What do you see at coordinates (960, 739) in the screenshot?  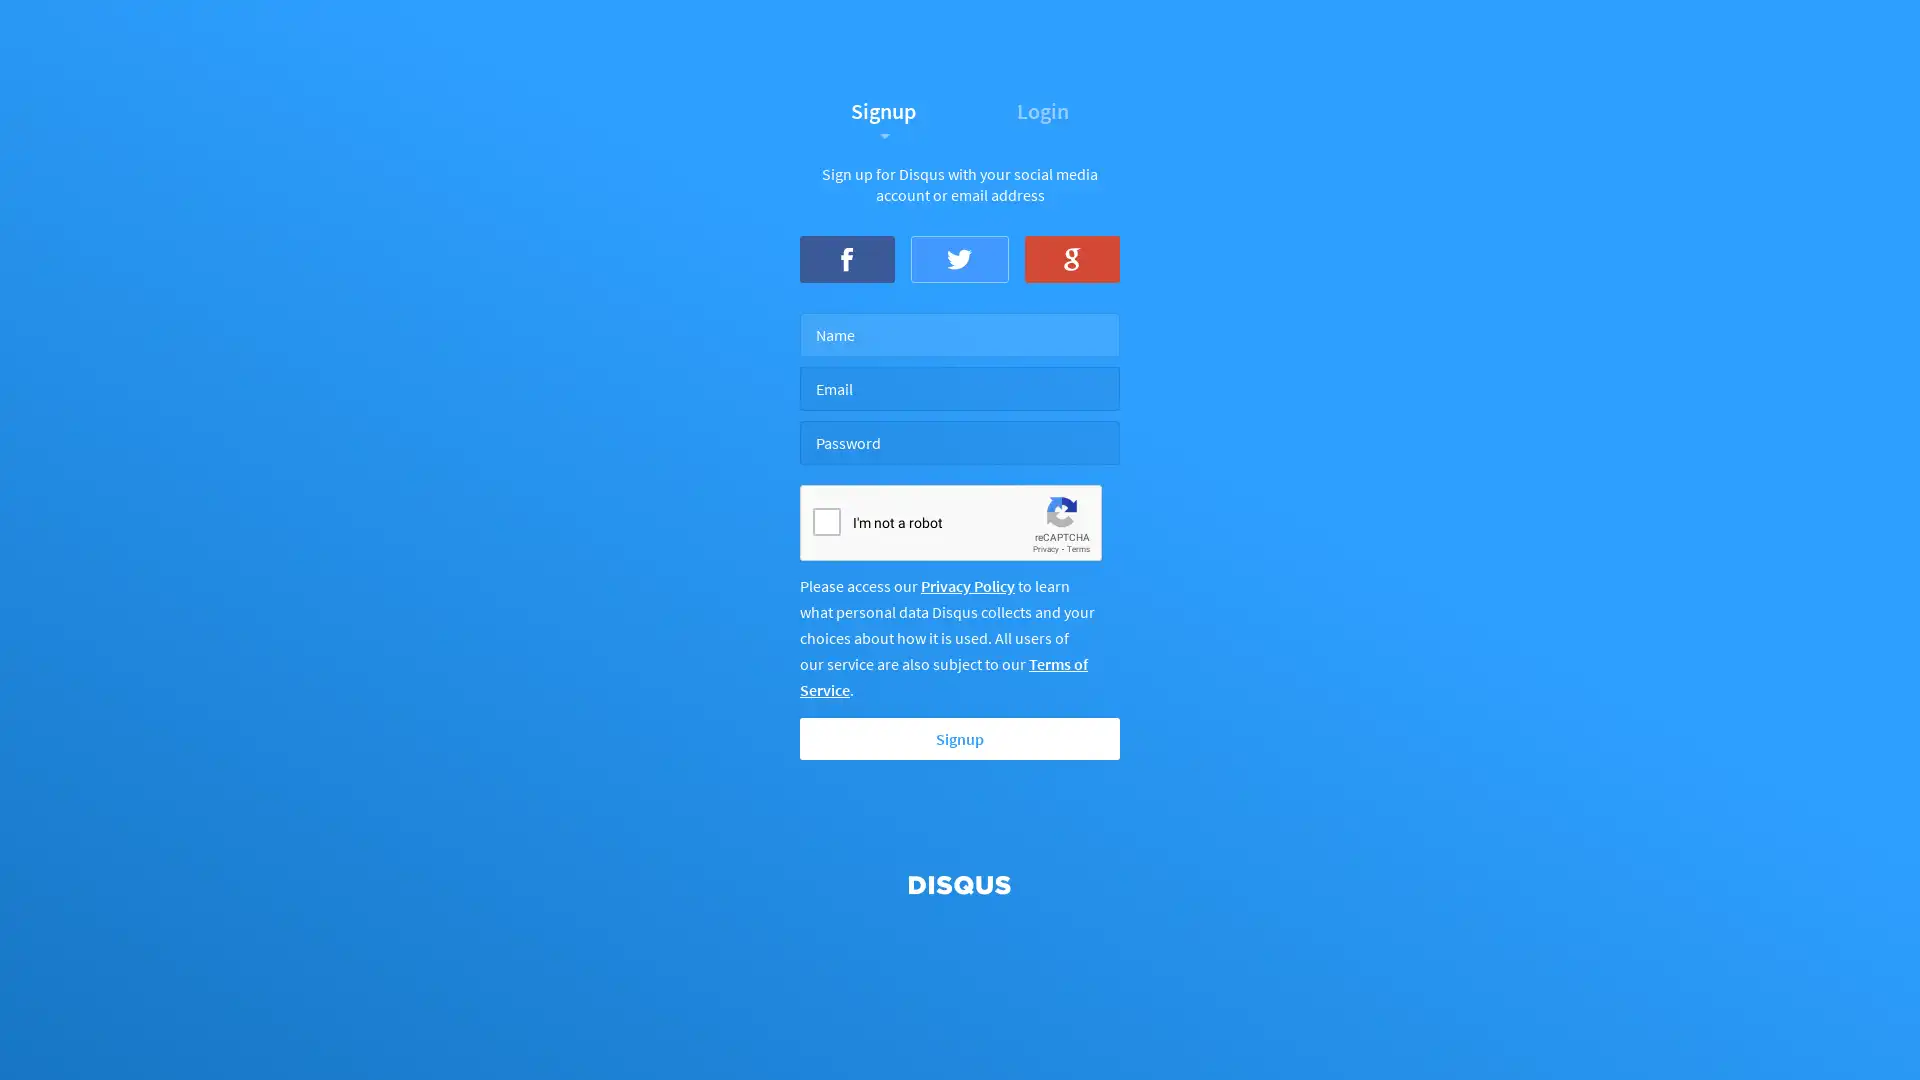 I see `Signup` at bounding box center [960, 739].